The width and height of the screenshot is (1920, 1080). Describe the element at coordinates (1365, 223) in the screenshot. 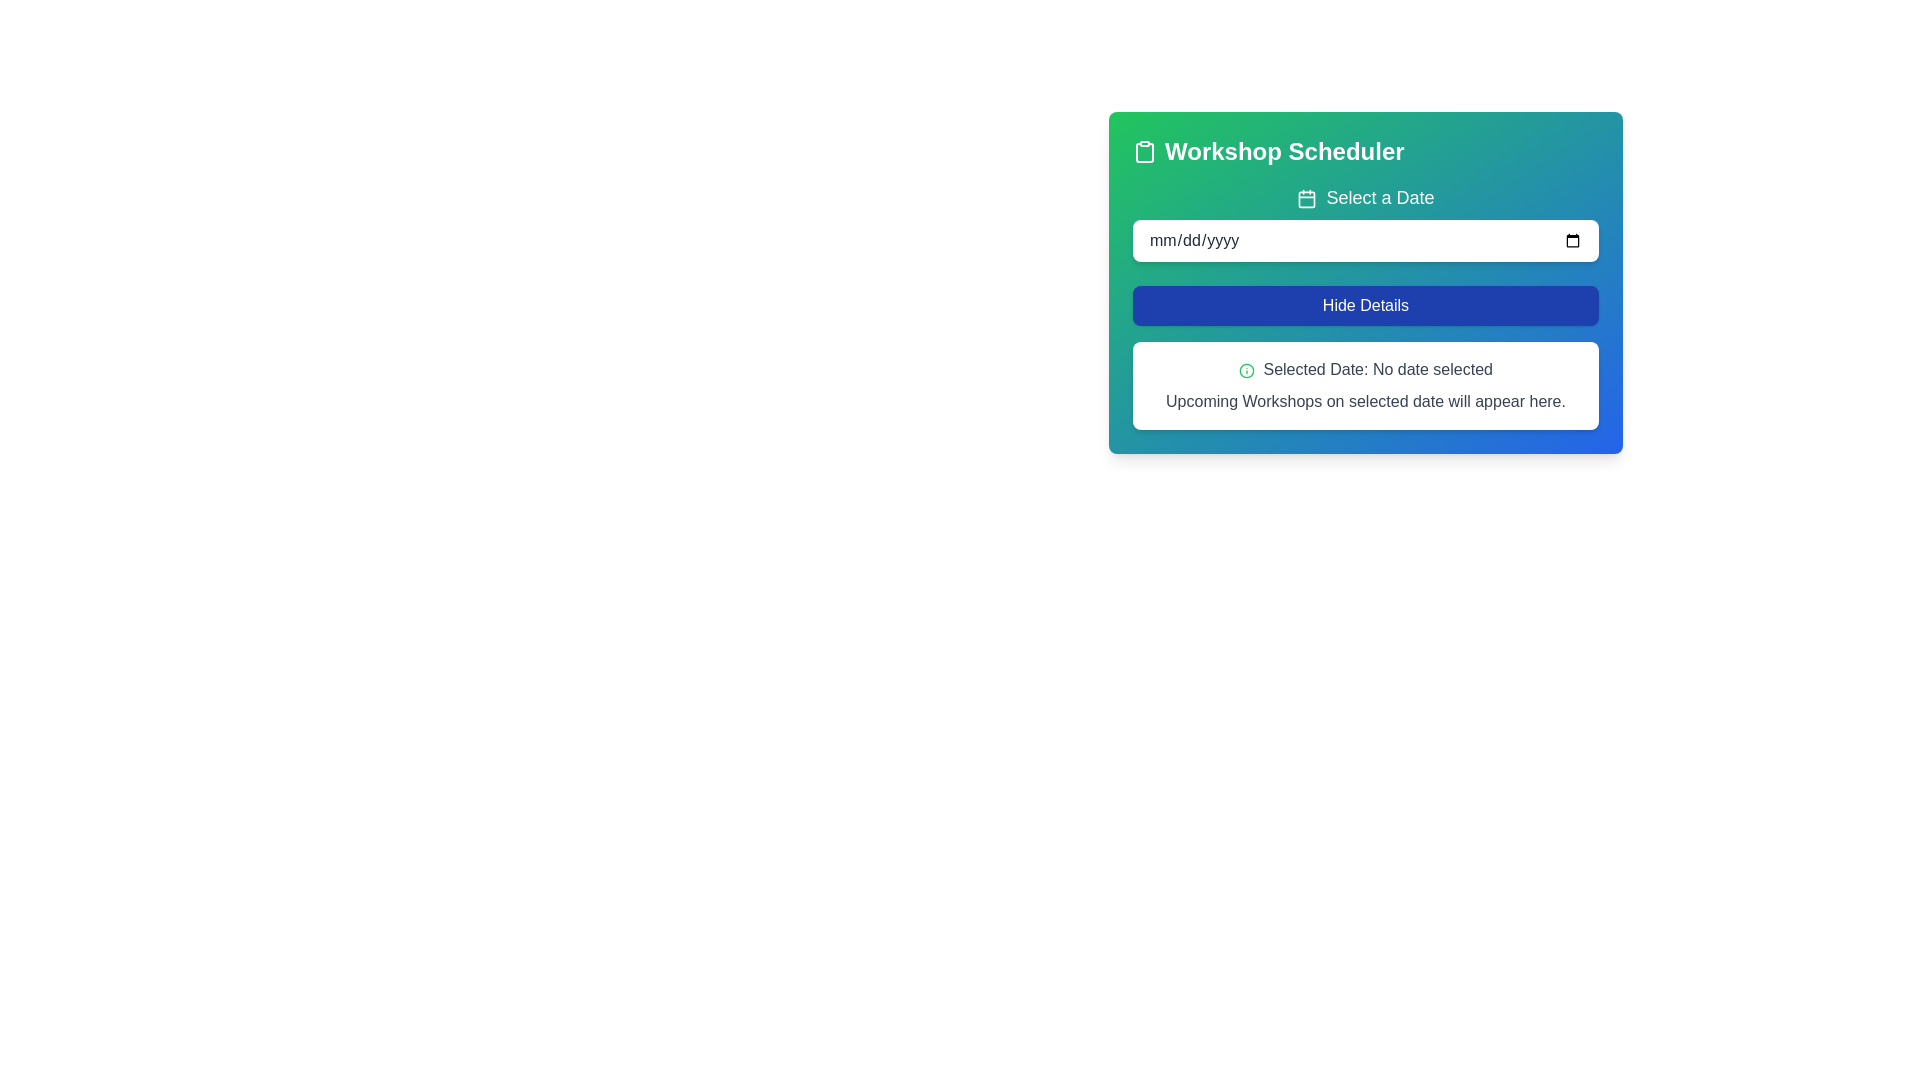

I see `the calendar icon located to the left of the 'Select a Date' label` at that location.